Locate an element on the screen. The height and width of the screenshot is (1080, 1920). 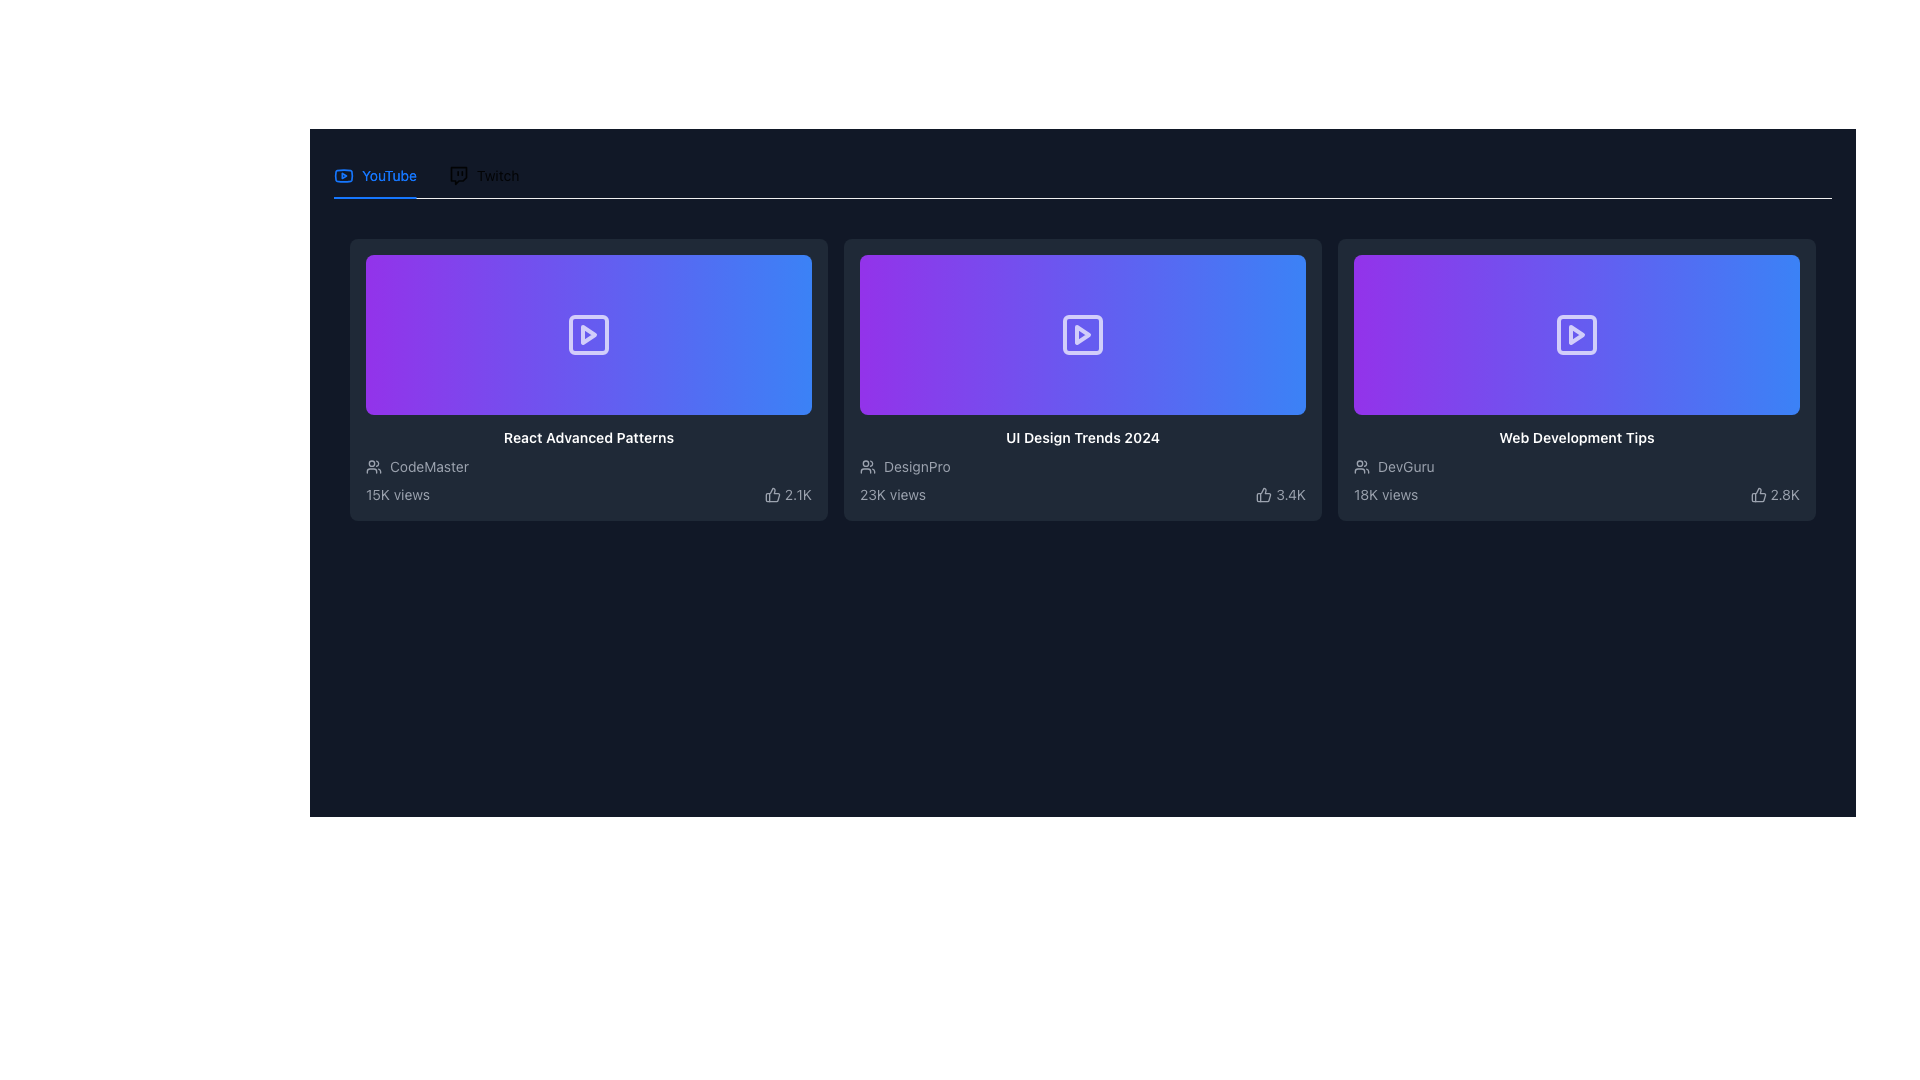
the gradient-colored image button with a play icon is located at coordinates (588, 334).